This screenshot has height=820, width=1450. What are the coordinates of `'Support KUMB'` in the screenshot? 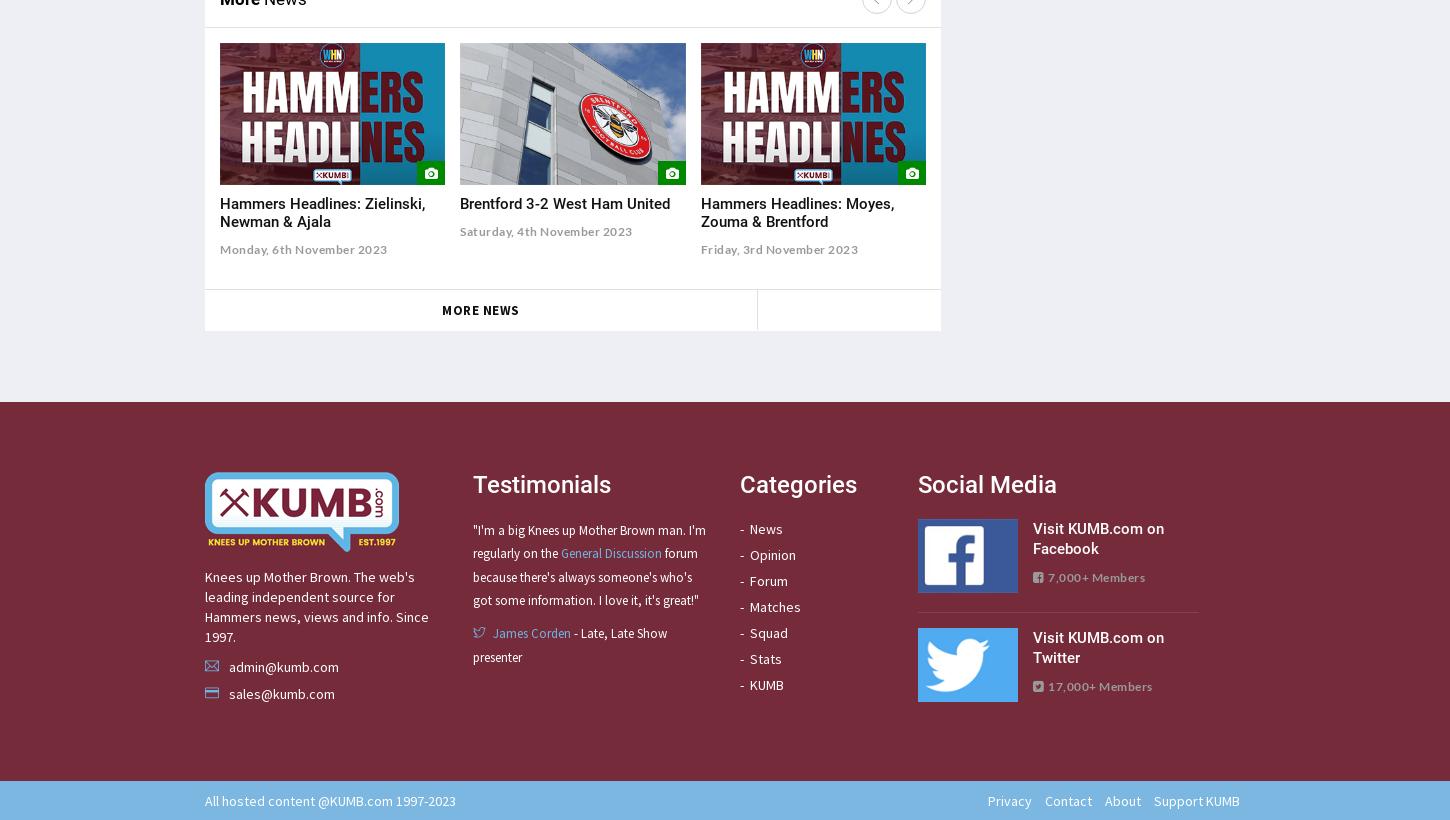 It's located at (1194, 800).